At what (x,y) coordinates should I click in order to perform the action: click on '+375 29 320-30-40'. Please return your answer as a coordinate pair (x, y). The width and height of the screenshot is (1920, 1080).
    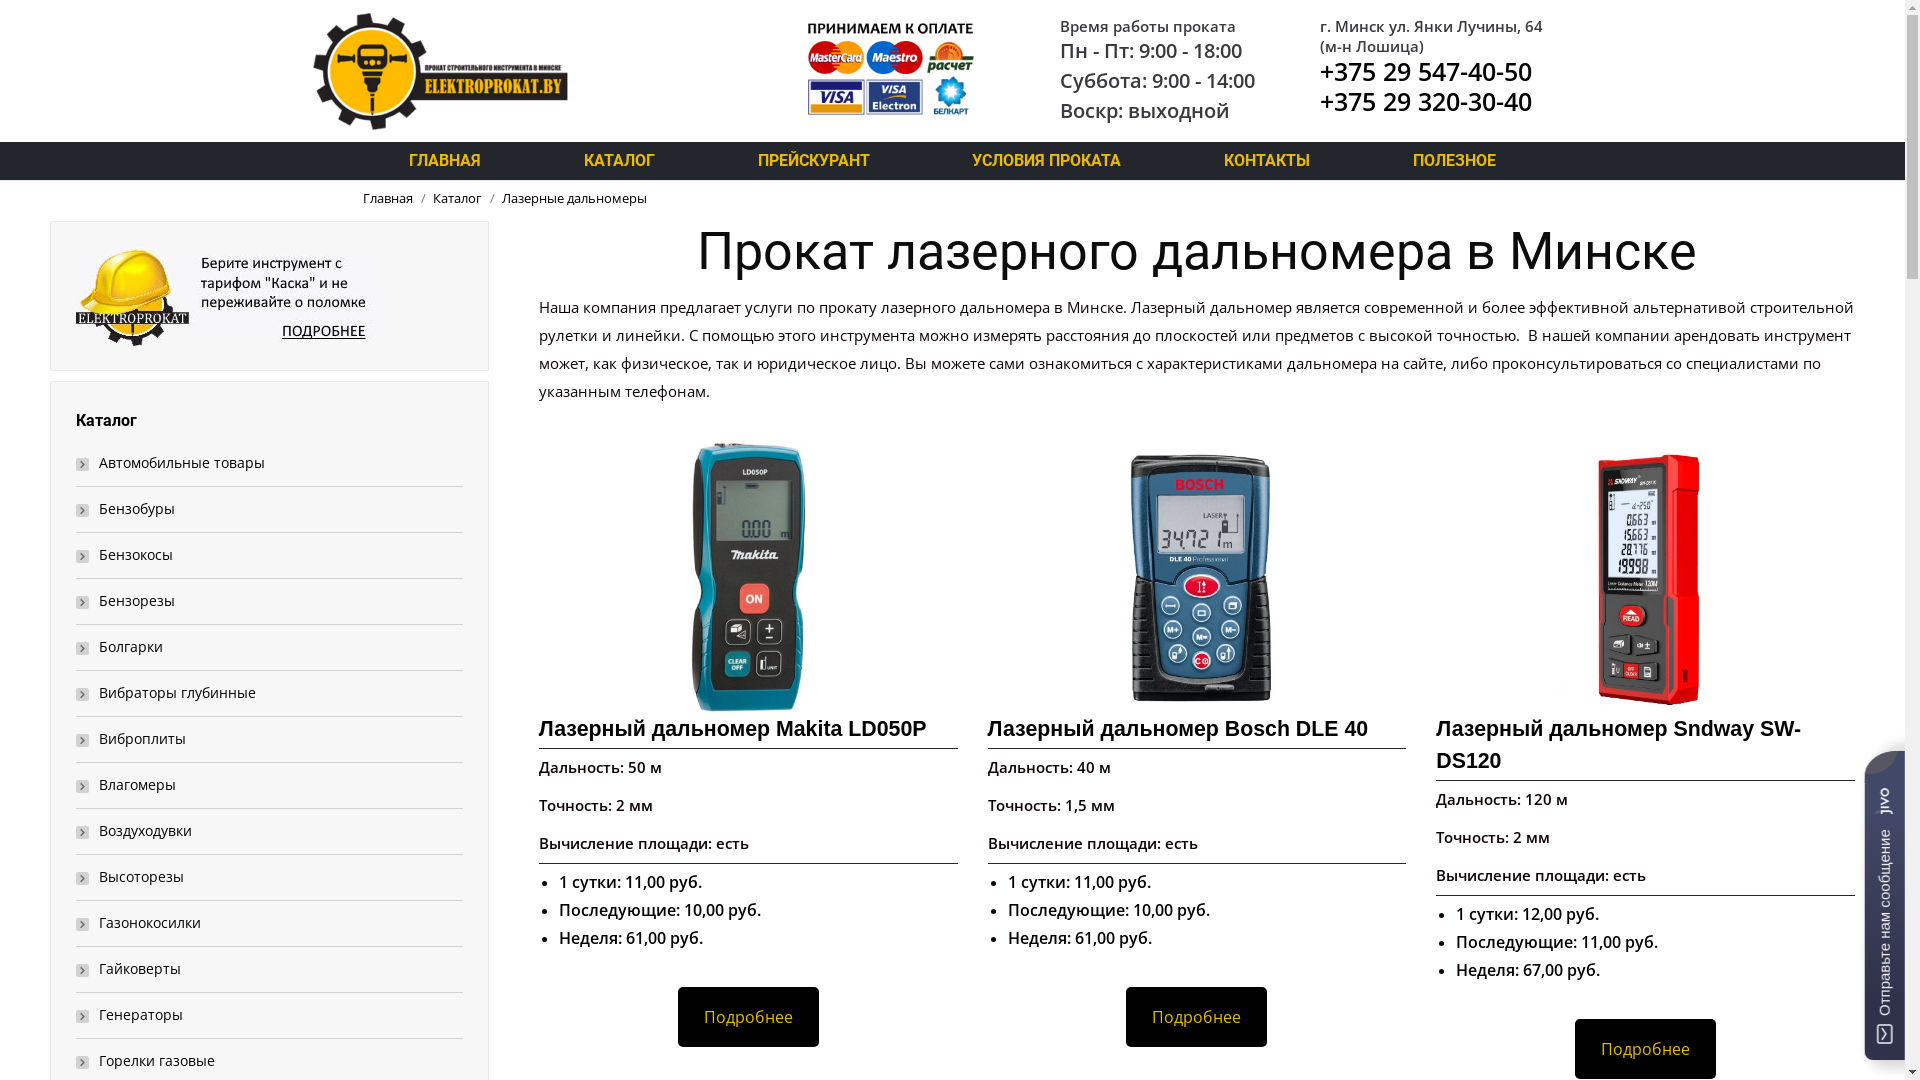
    Looking at the image, I should click on (1320, 100).